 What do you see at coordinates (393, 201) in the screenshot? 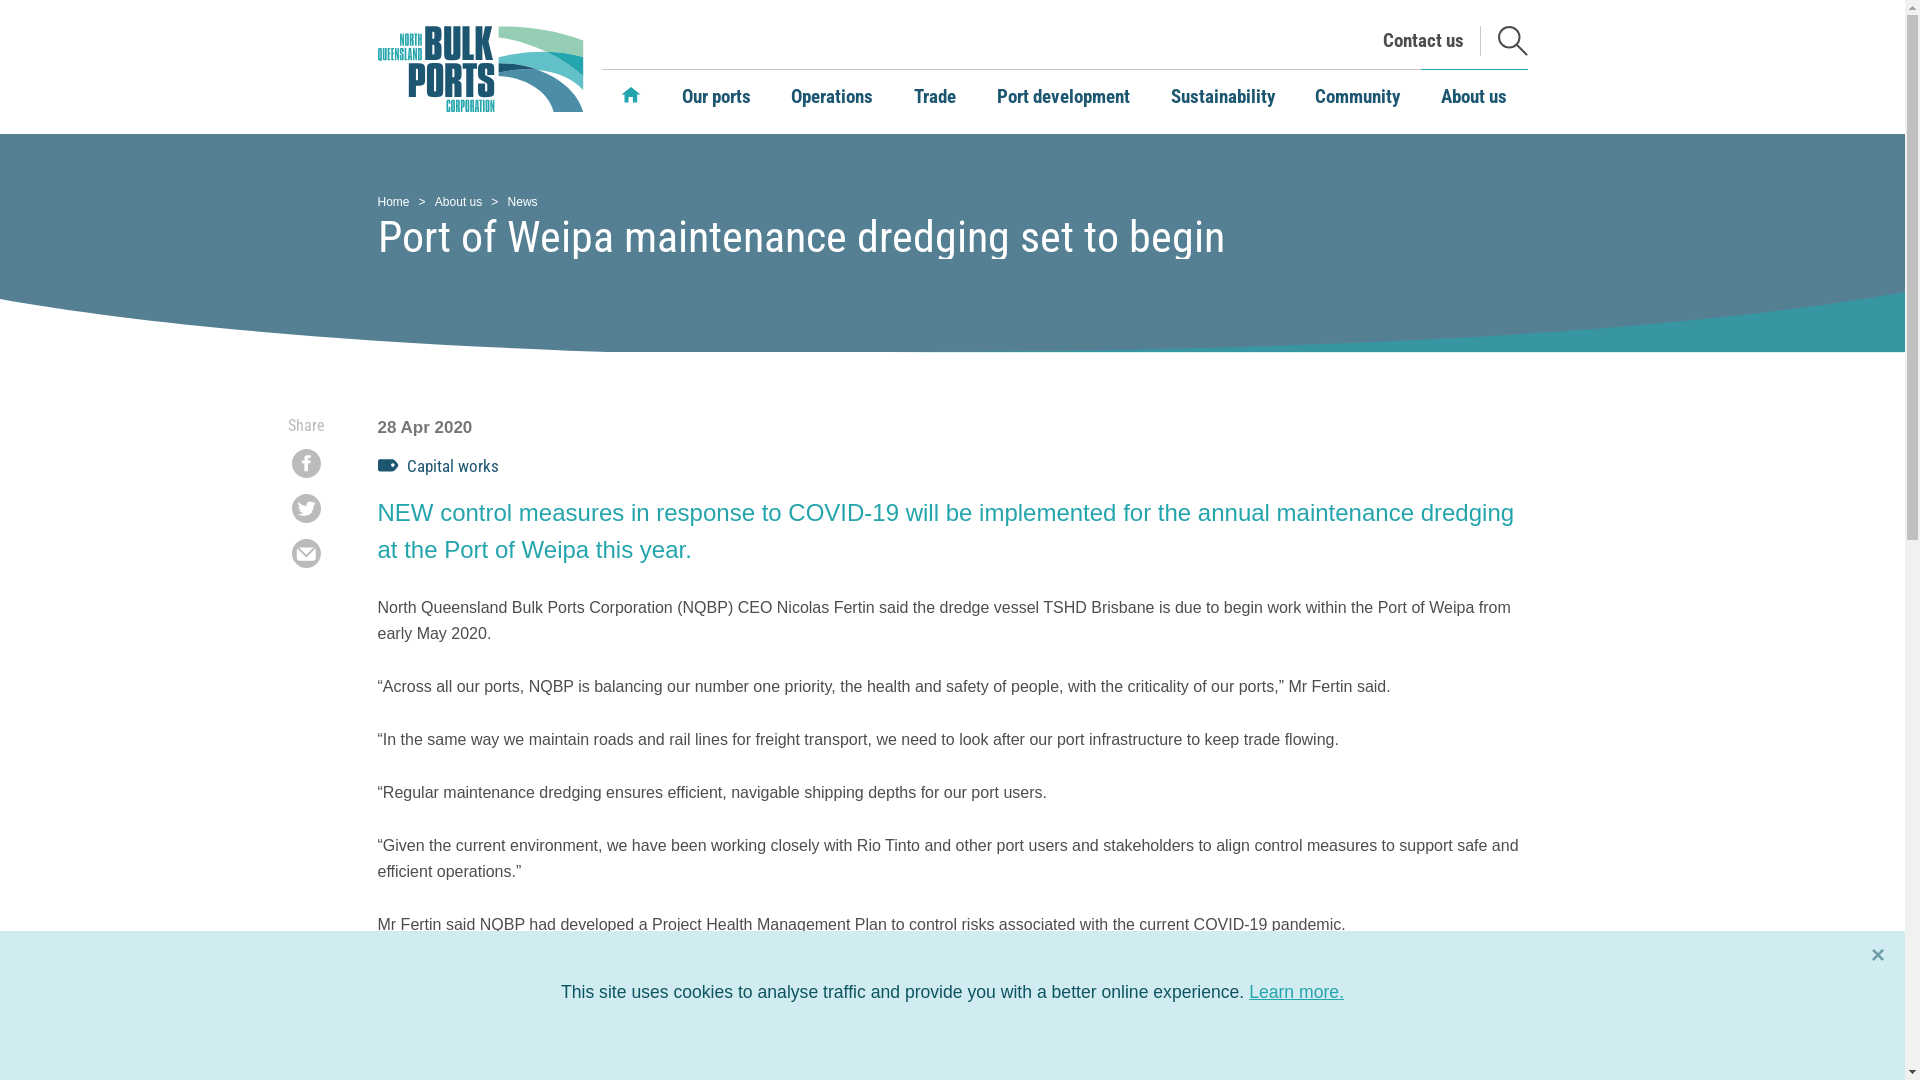
I see `'Home'` at bounding box center [393, 201].